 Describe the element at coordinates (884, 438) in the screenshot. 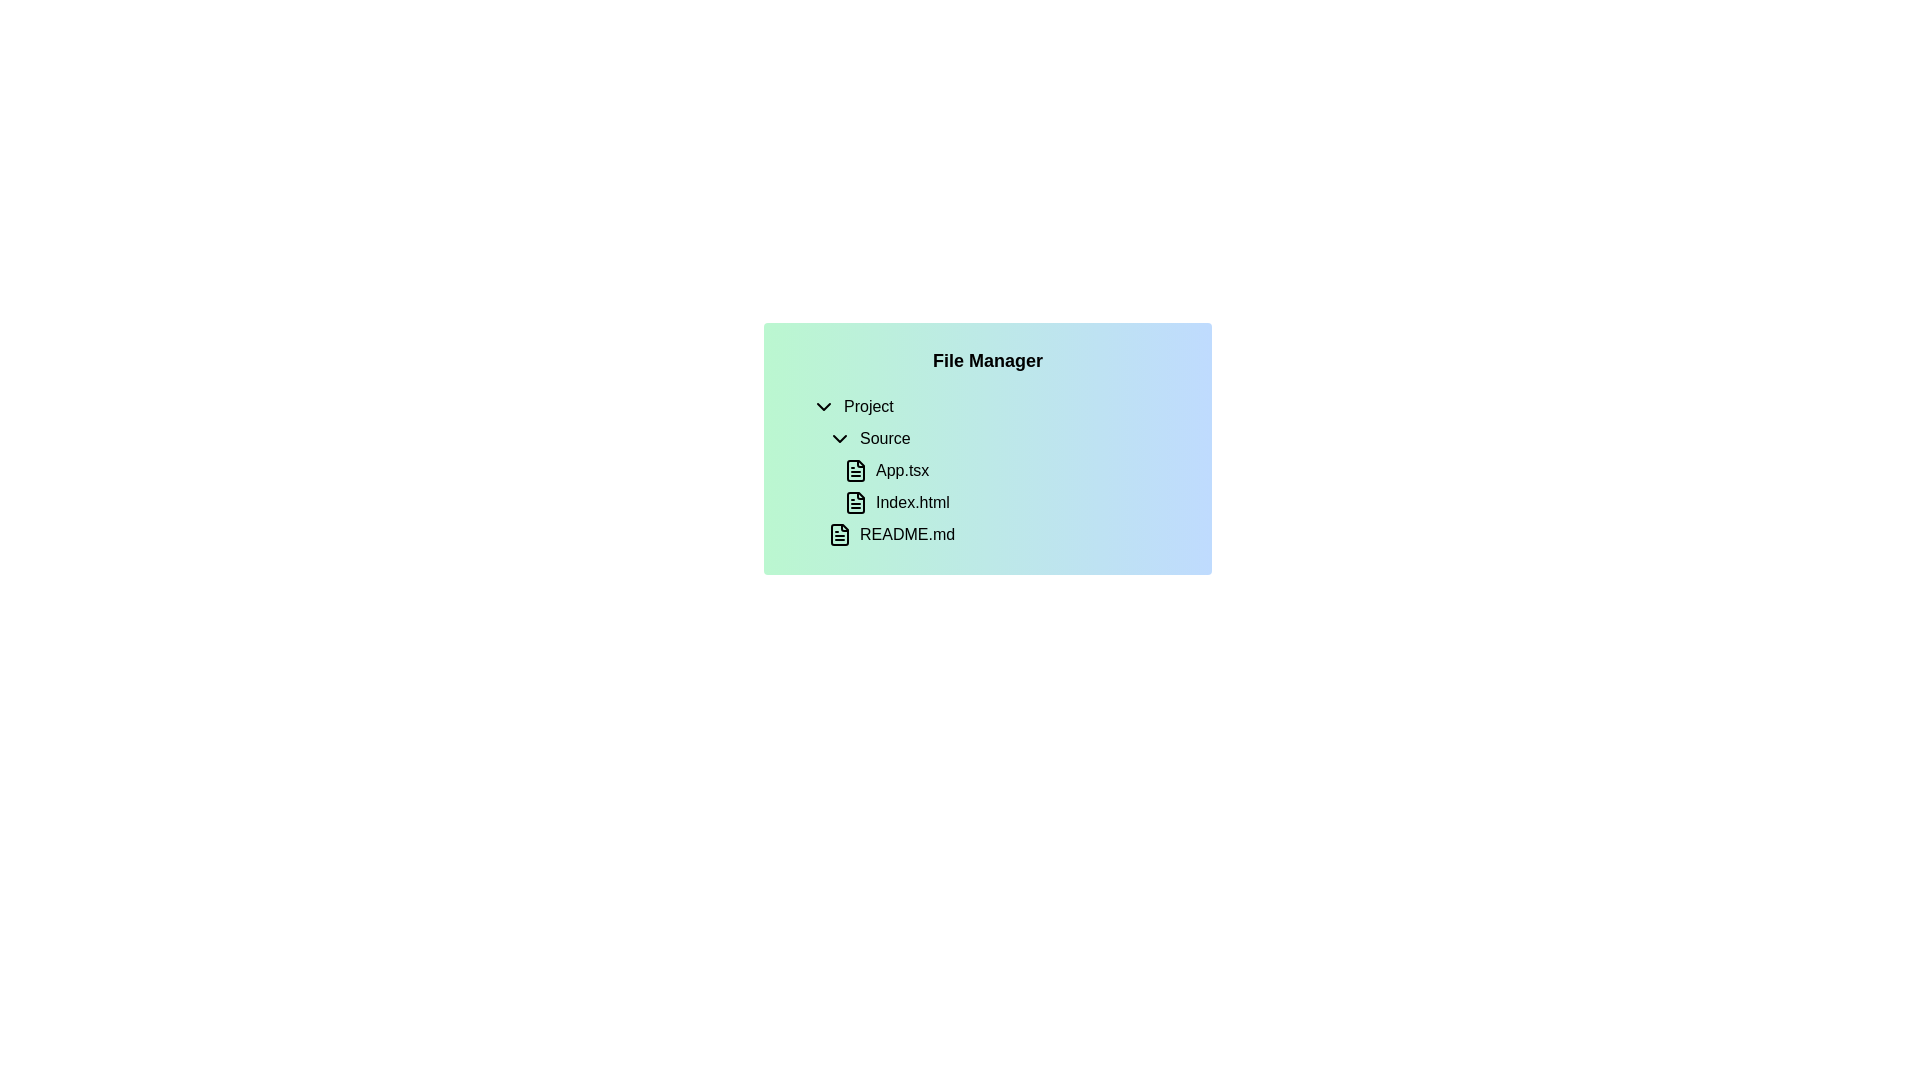

I see `the label for the 'Source' folder in the file manager interface` at that location.